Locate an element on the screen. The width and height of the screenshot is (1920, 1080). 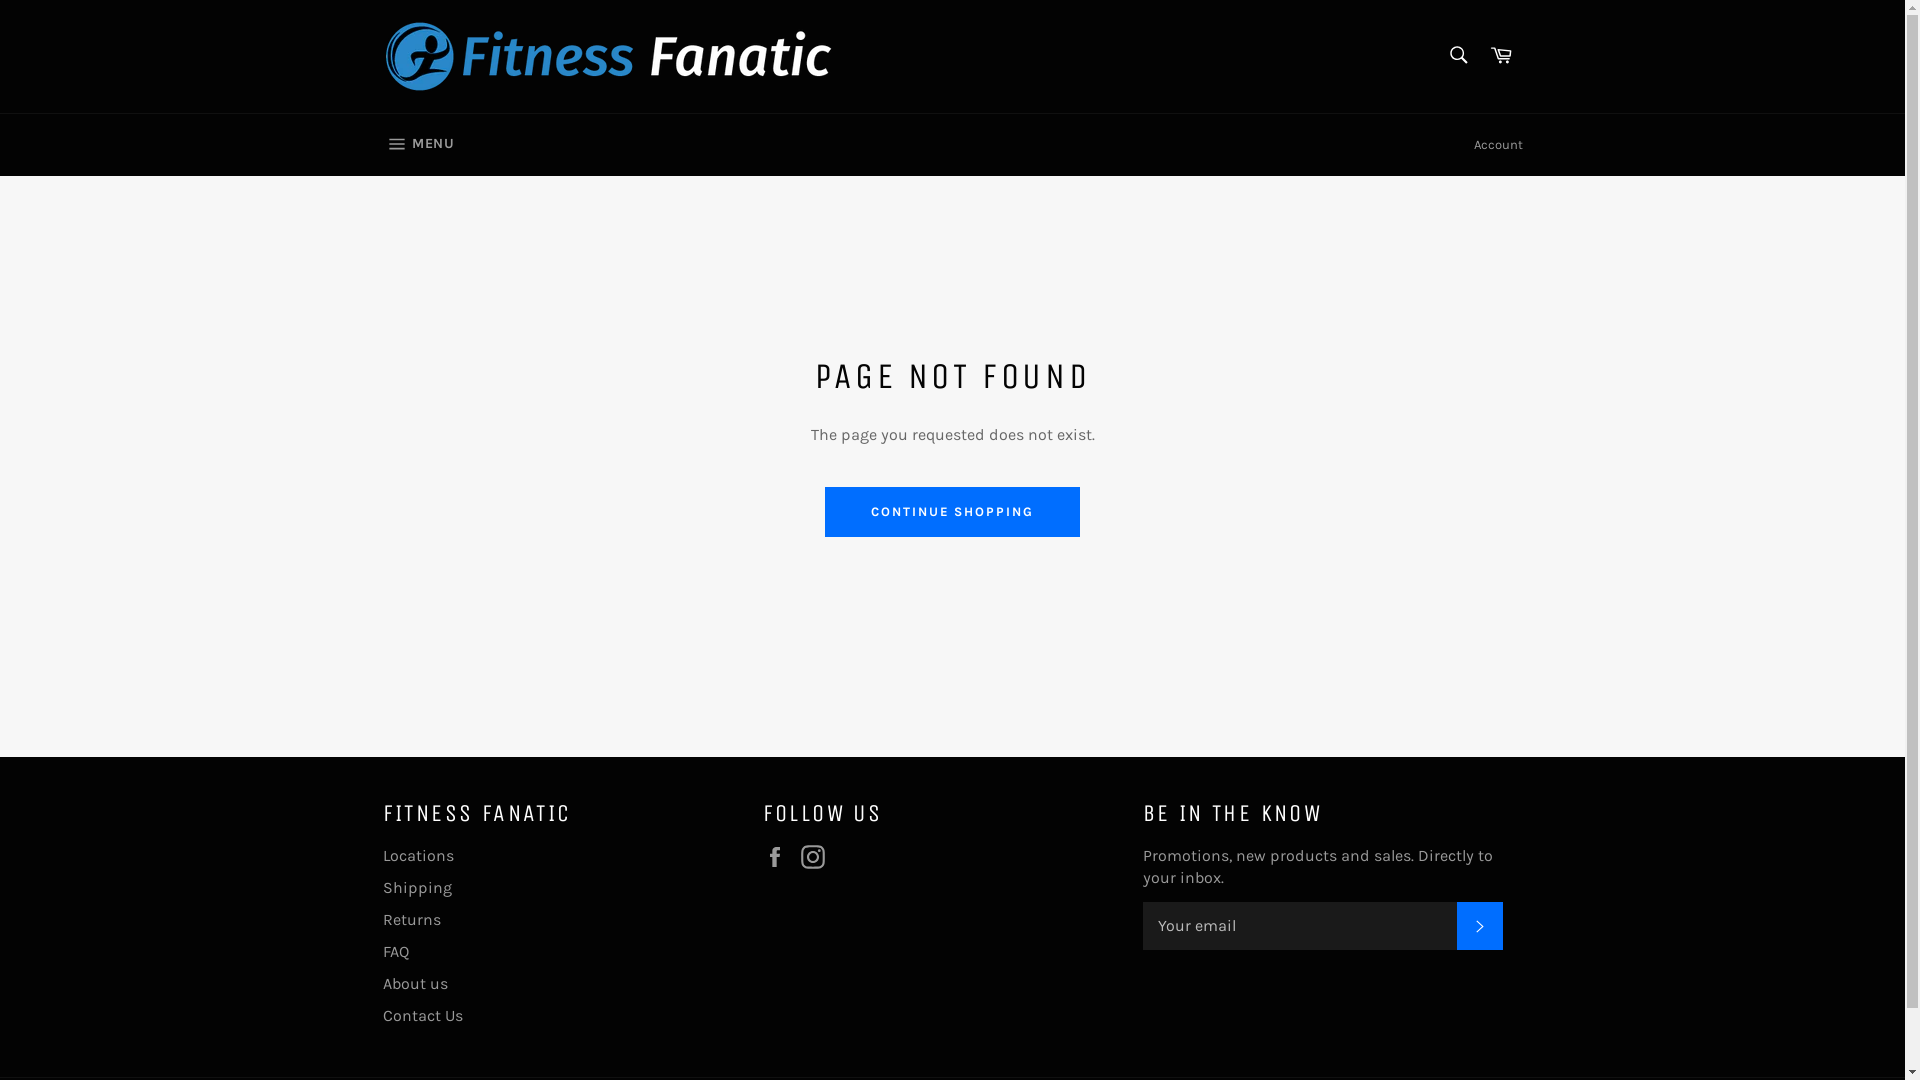
'Instagram' is located at coordinates (816, 855).